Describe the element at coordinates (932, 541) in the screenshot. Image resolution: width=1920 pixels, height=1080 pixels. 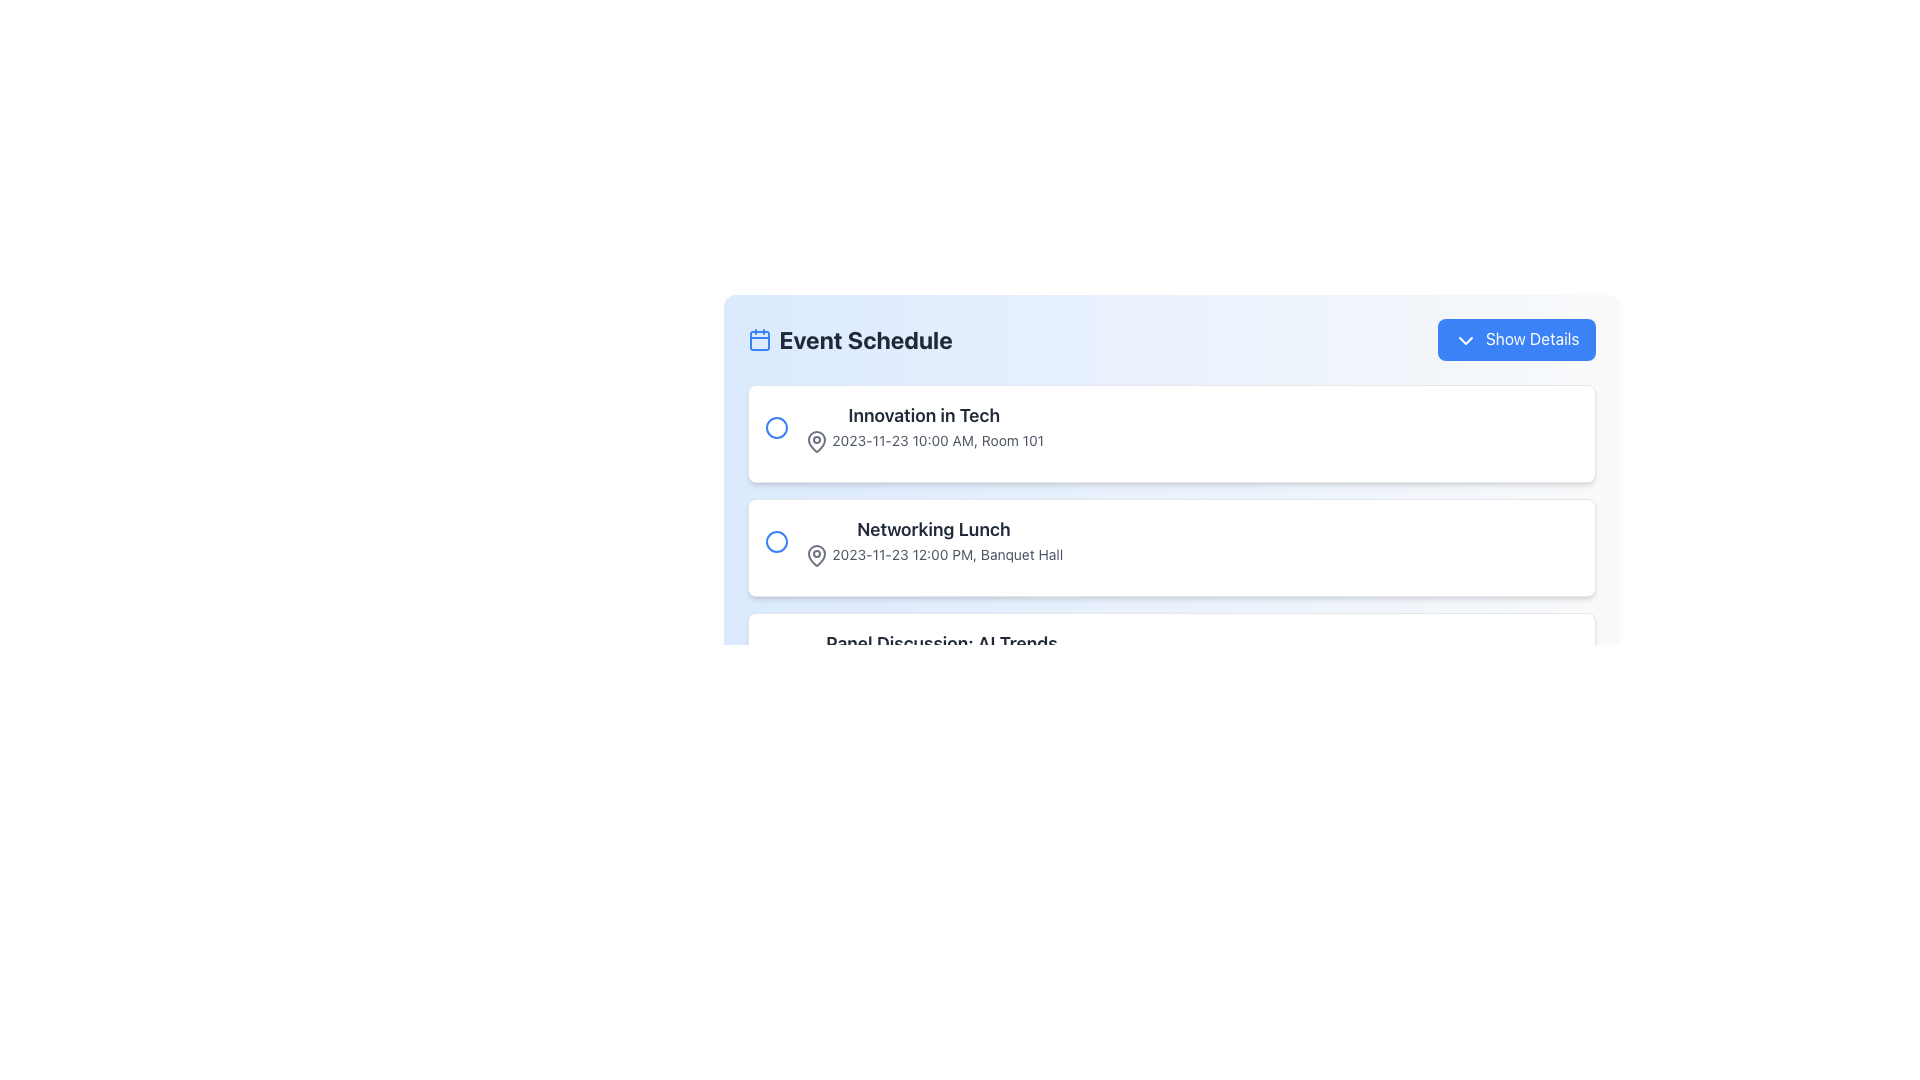
I see `the list item displaying 'Networking Lunch' to highlight it in the Event Schedule section` at that location.